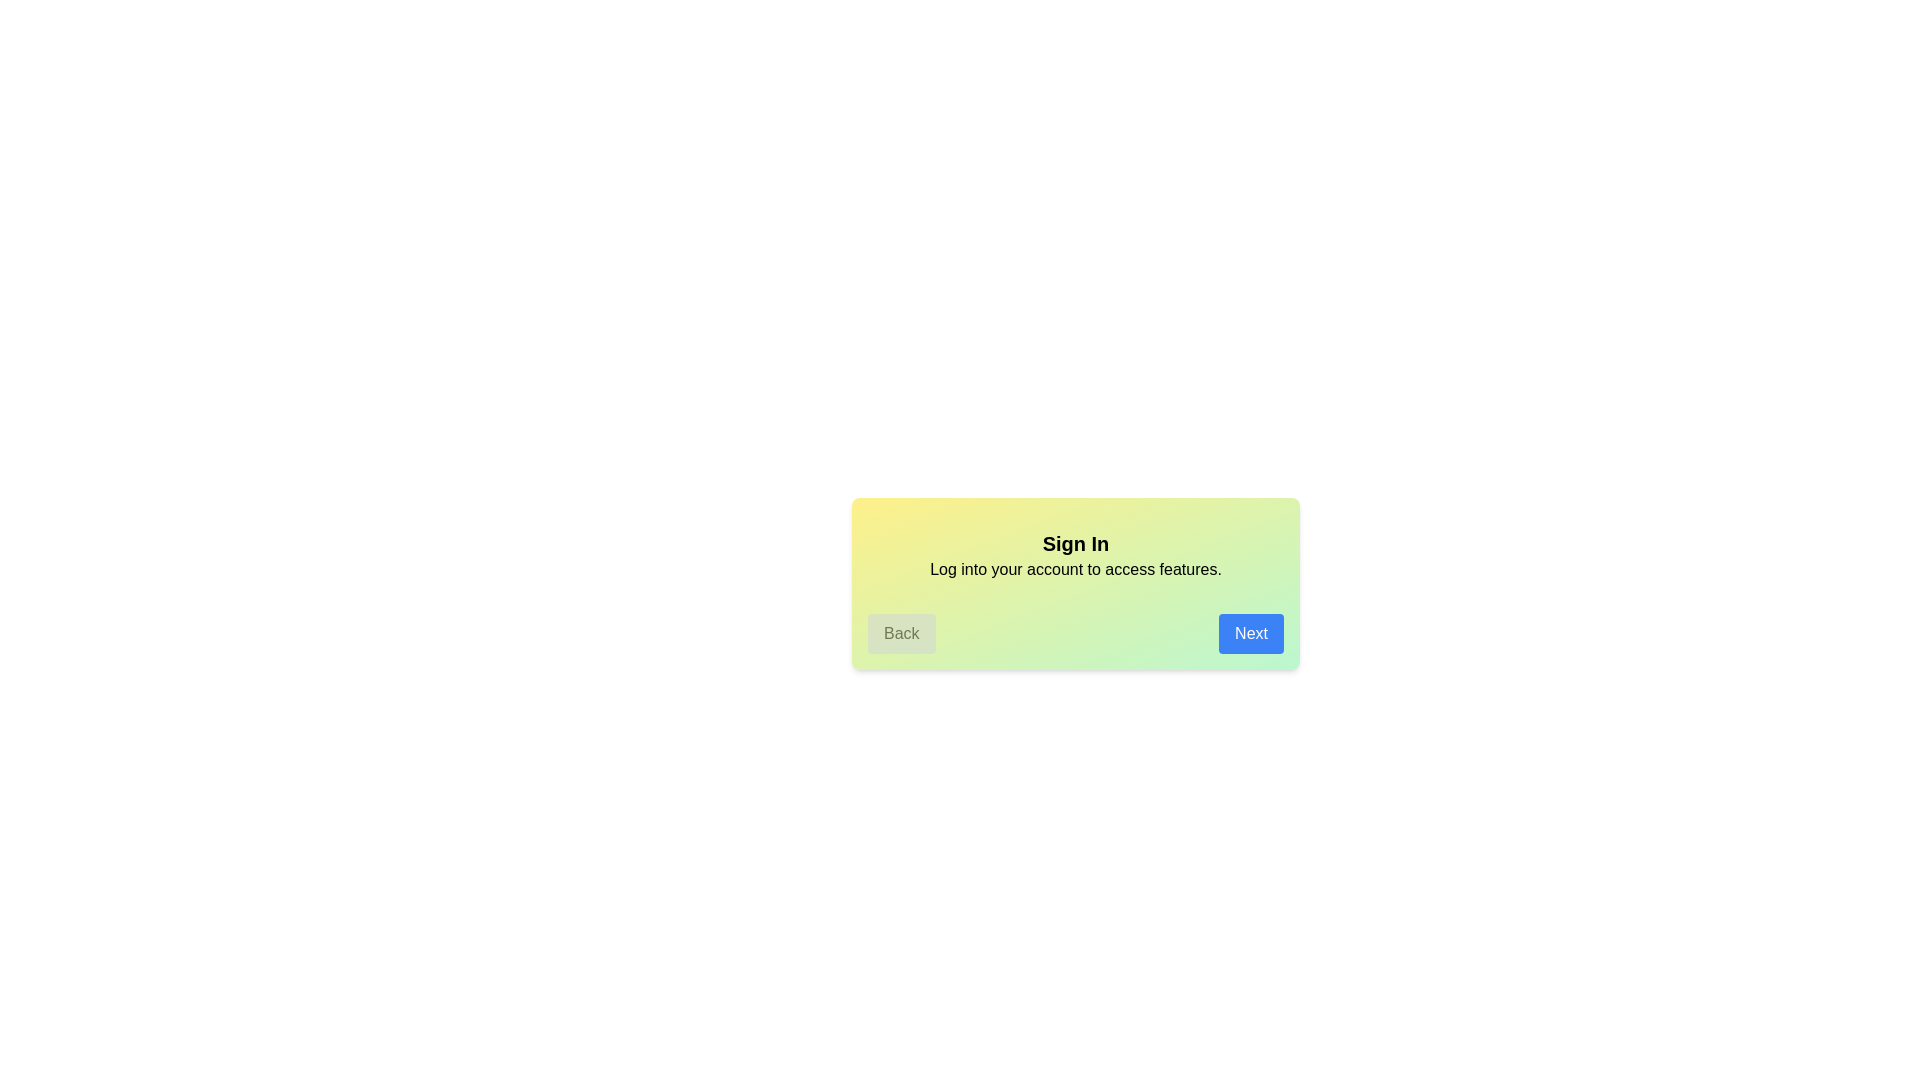 This screenshot has height=1080, width=1920. Describe the element at coordinates (1250, 633) in the screenshot. I see `the 'Next' button to proceed to the next step in the guided tour` at that location.